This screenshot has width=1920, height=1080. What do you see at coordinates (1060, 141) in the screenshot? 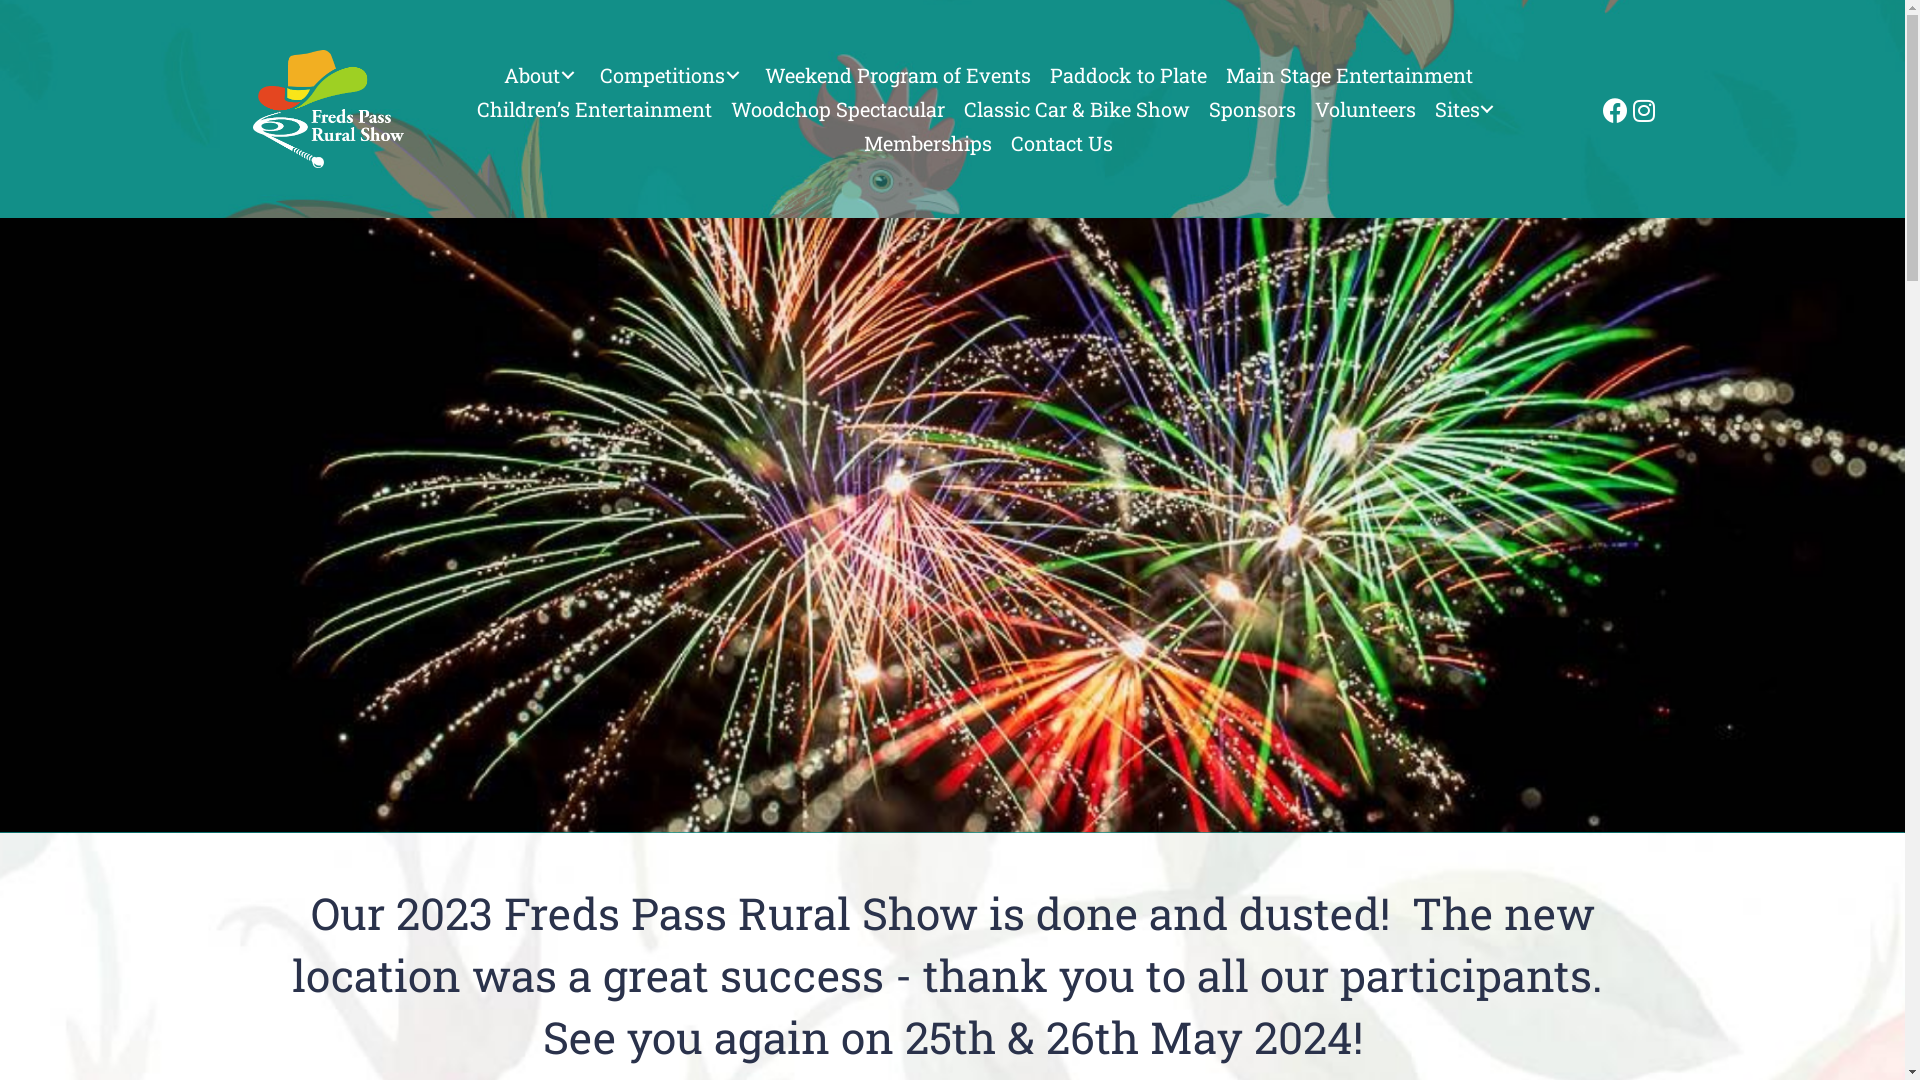
I see `'Contact Us'` at bounding box center [1060, 141].